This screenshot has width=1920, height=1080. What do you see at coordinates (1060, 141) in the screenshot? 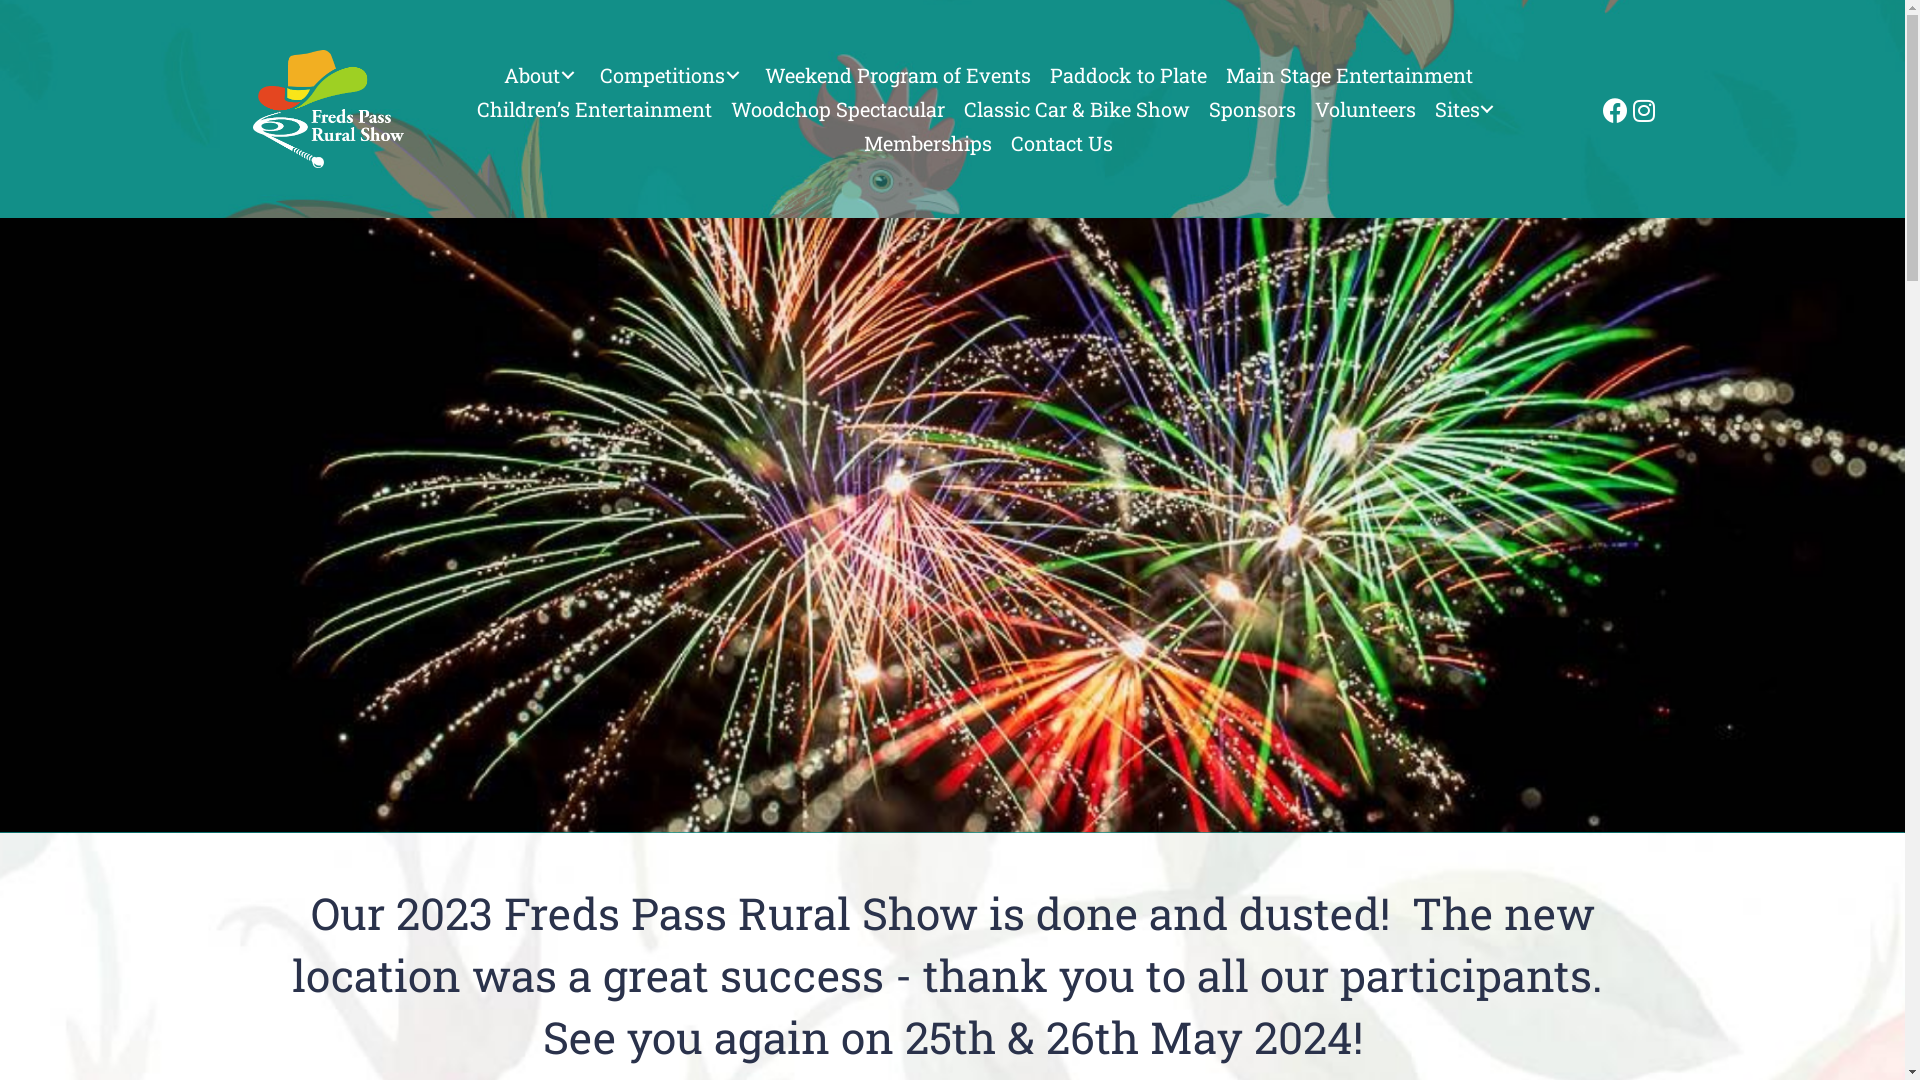
I see `'Contact Us'` at bounding box center [1060, 141].